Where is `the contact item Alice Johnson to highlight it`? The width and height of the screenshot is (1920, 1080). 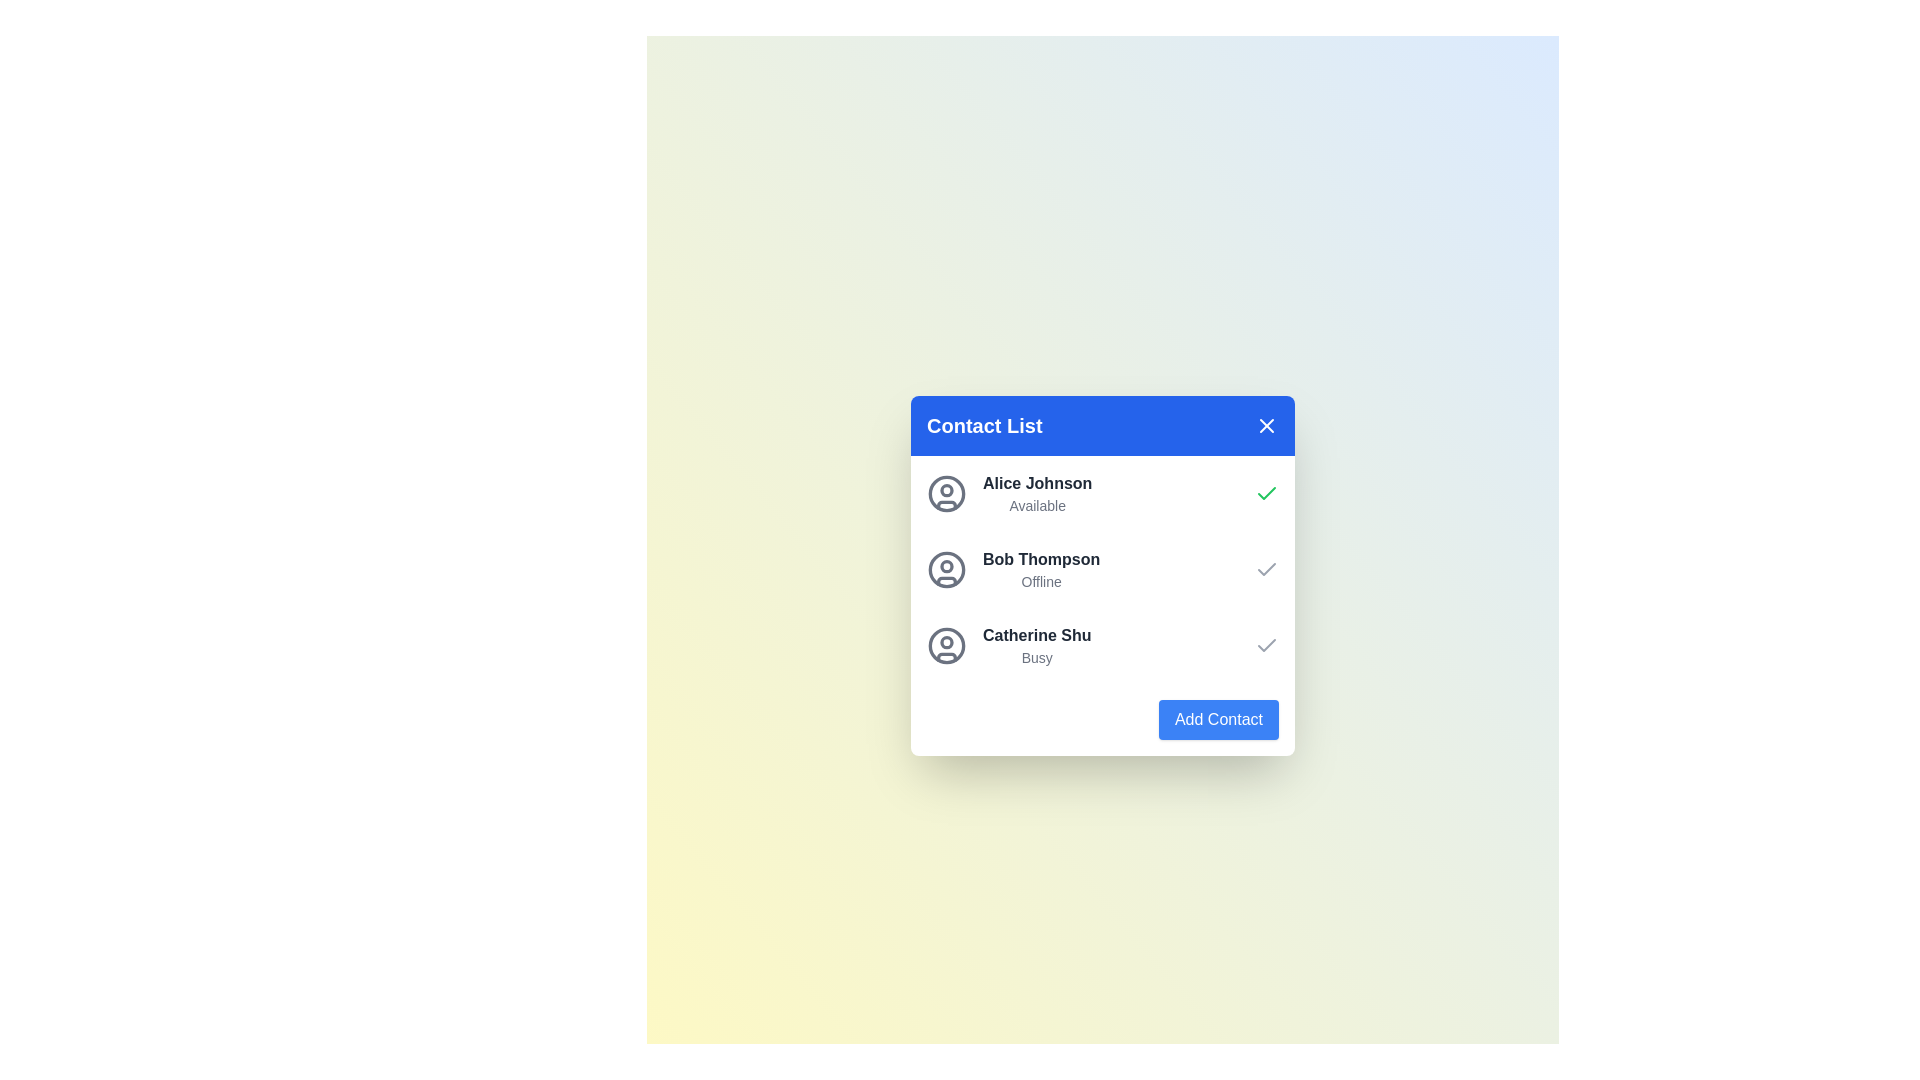 the contact item Alice Johnson to highlight it is located at coordinates (1008, 493).